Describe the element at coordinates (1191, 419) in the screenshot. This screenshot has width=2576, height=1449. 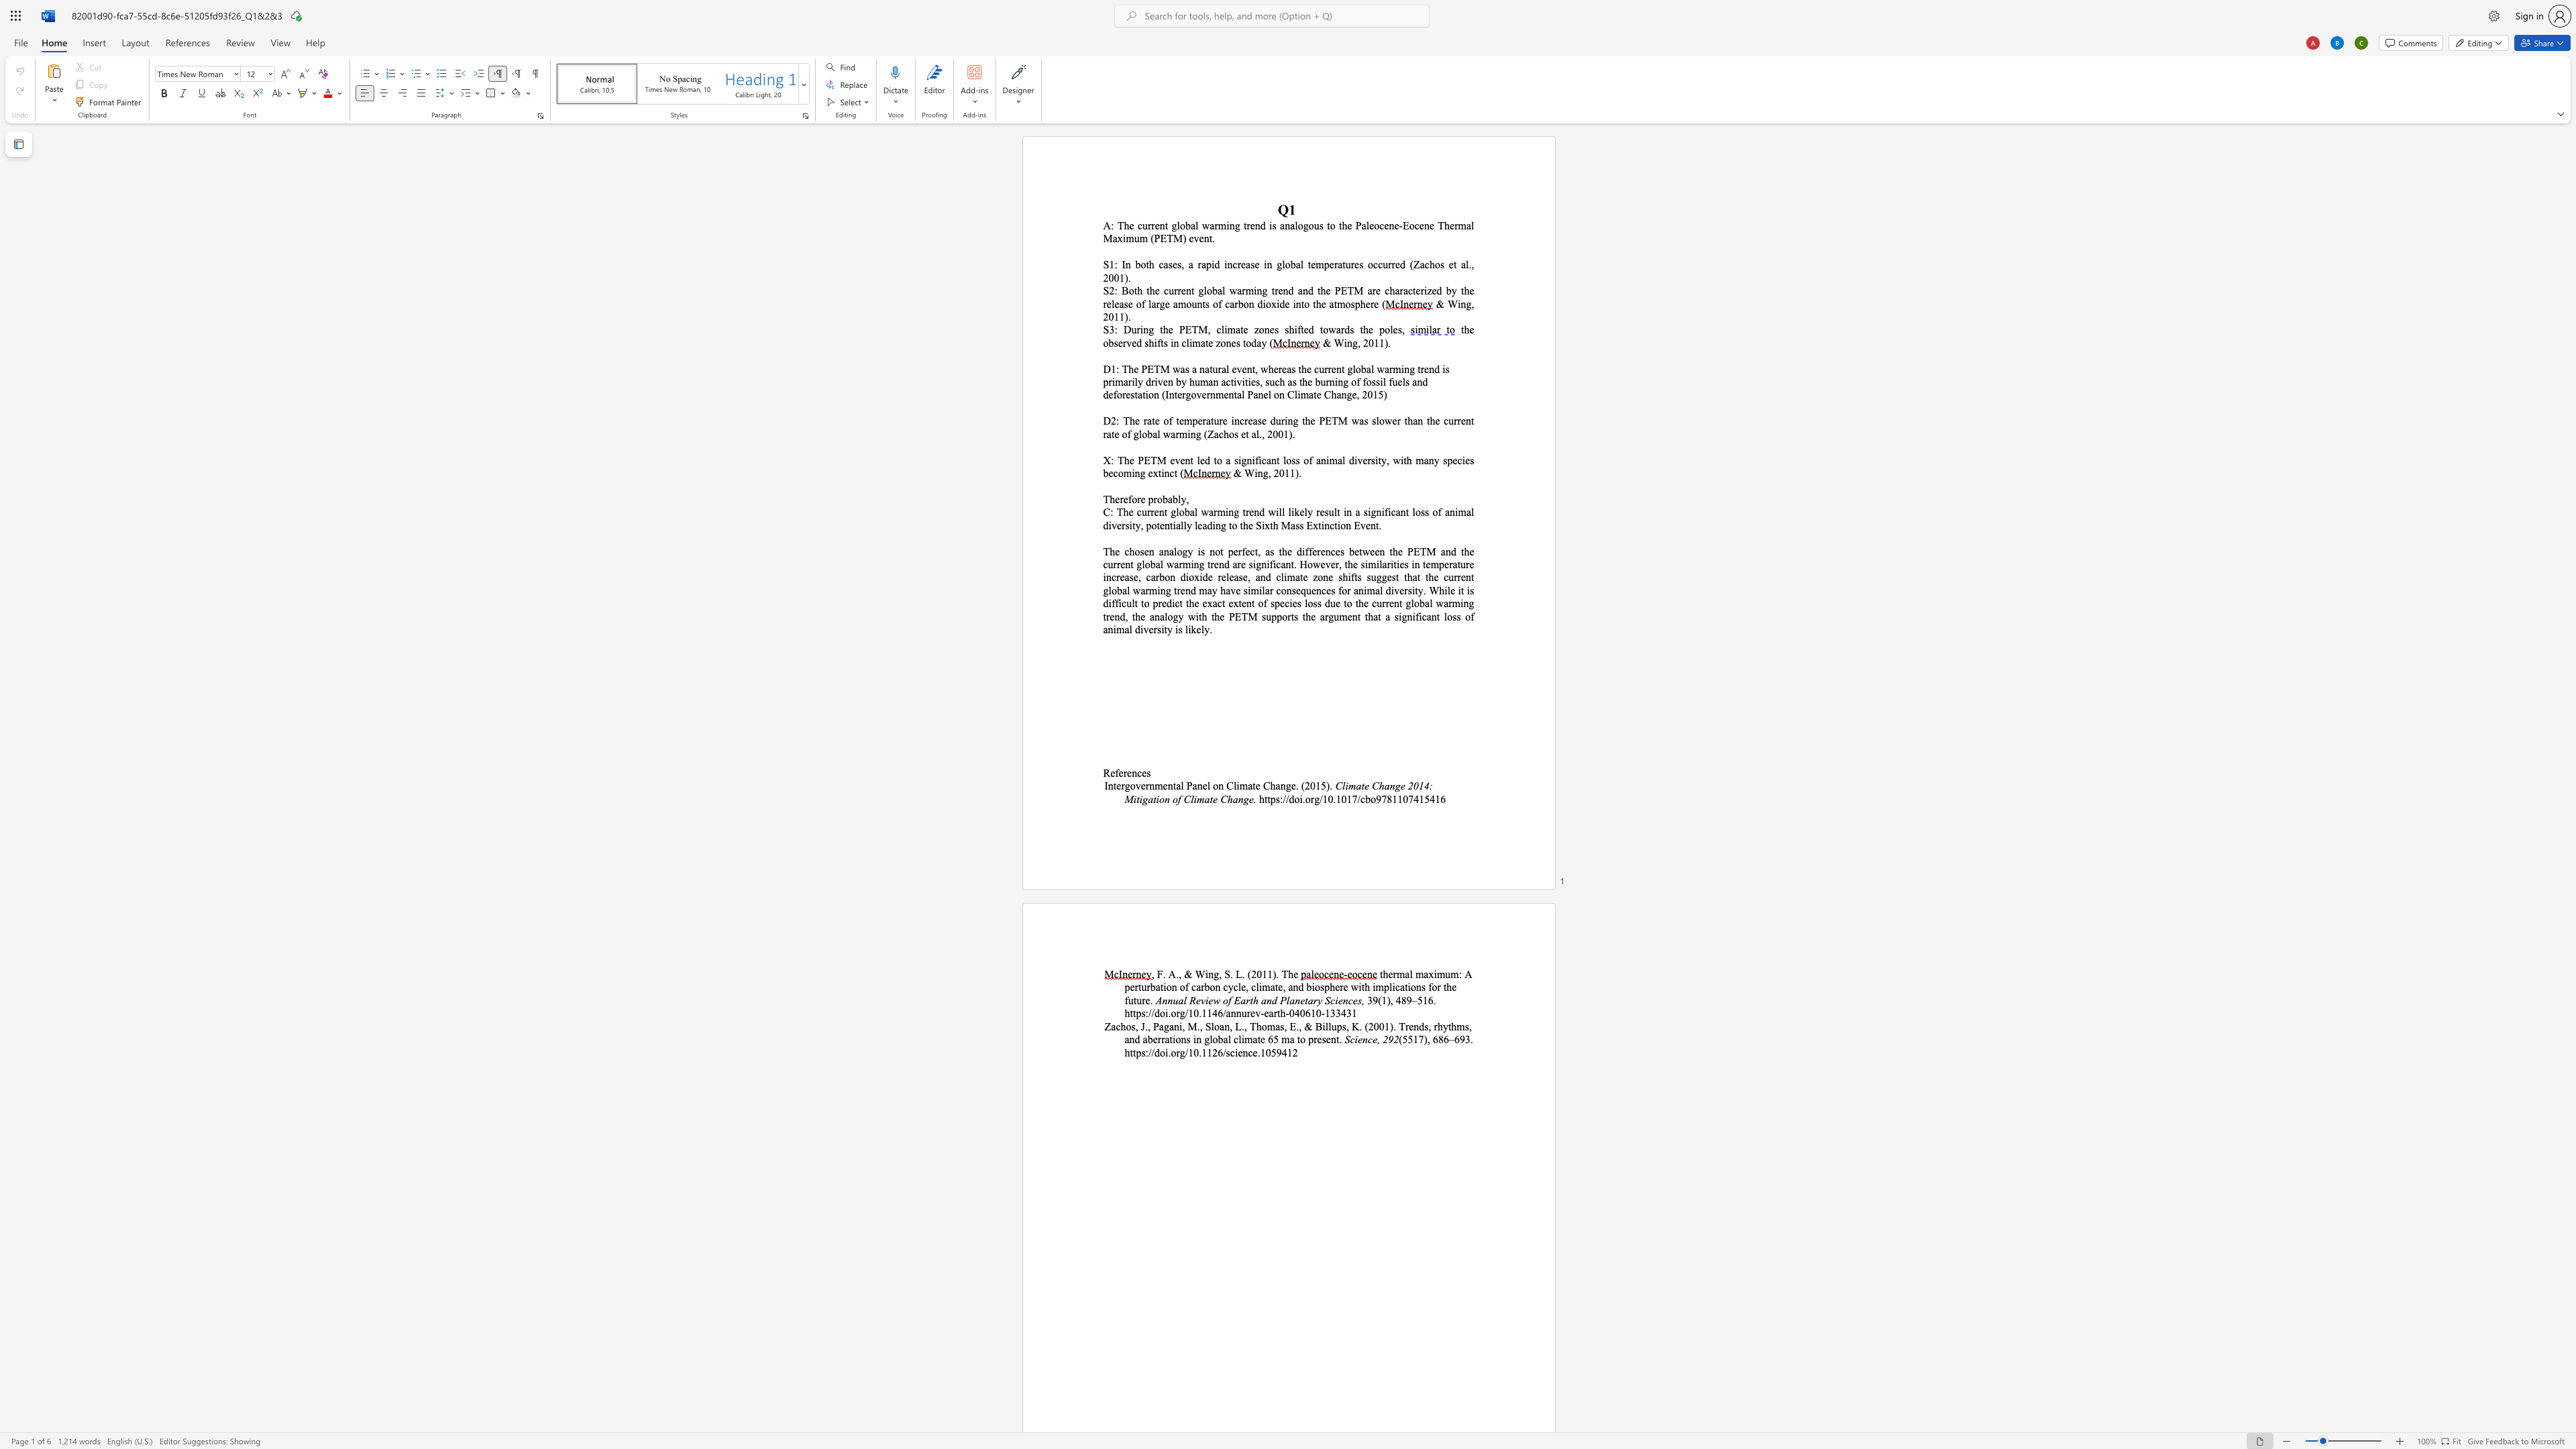
I see `the space between the continuous character "m" and "p" in the text` at that location.